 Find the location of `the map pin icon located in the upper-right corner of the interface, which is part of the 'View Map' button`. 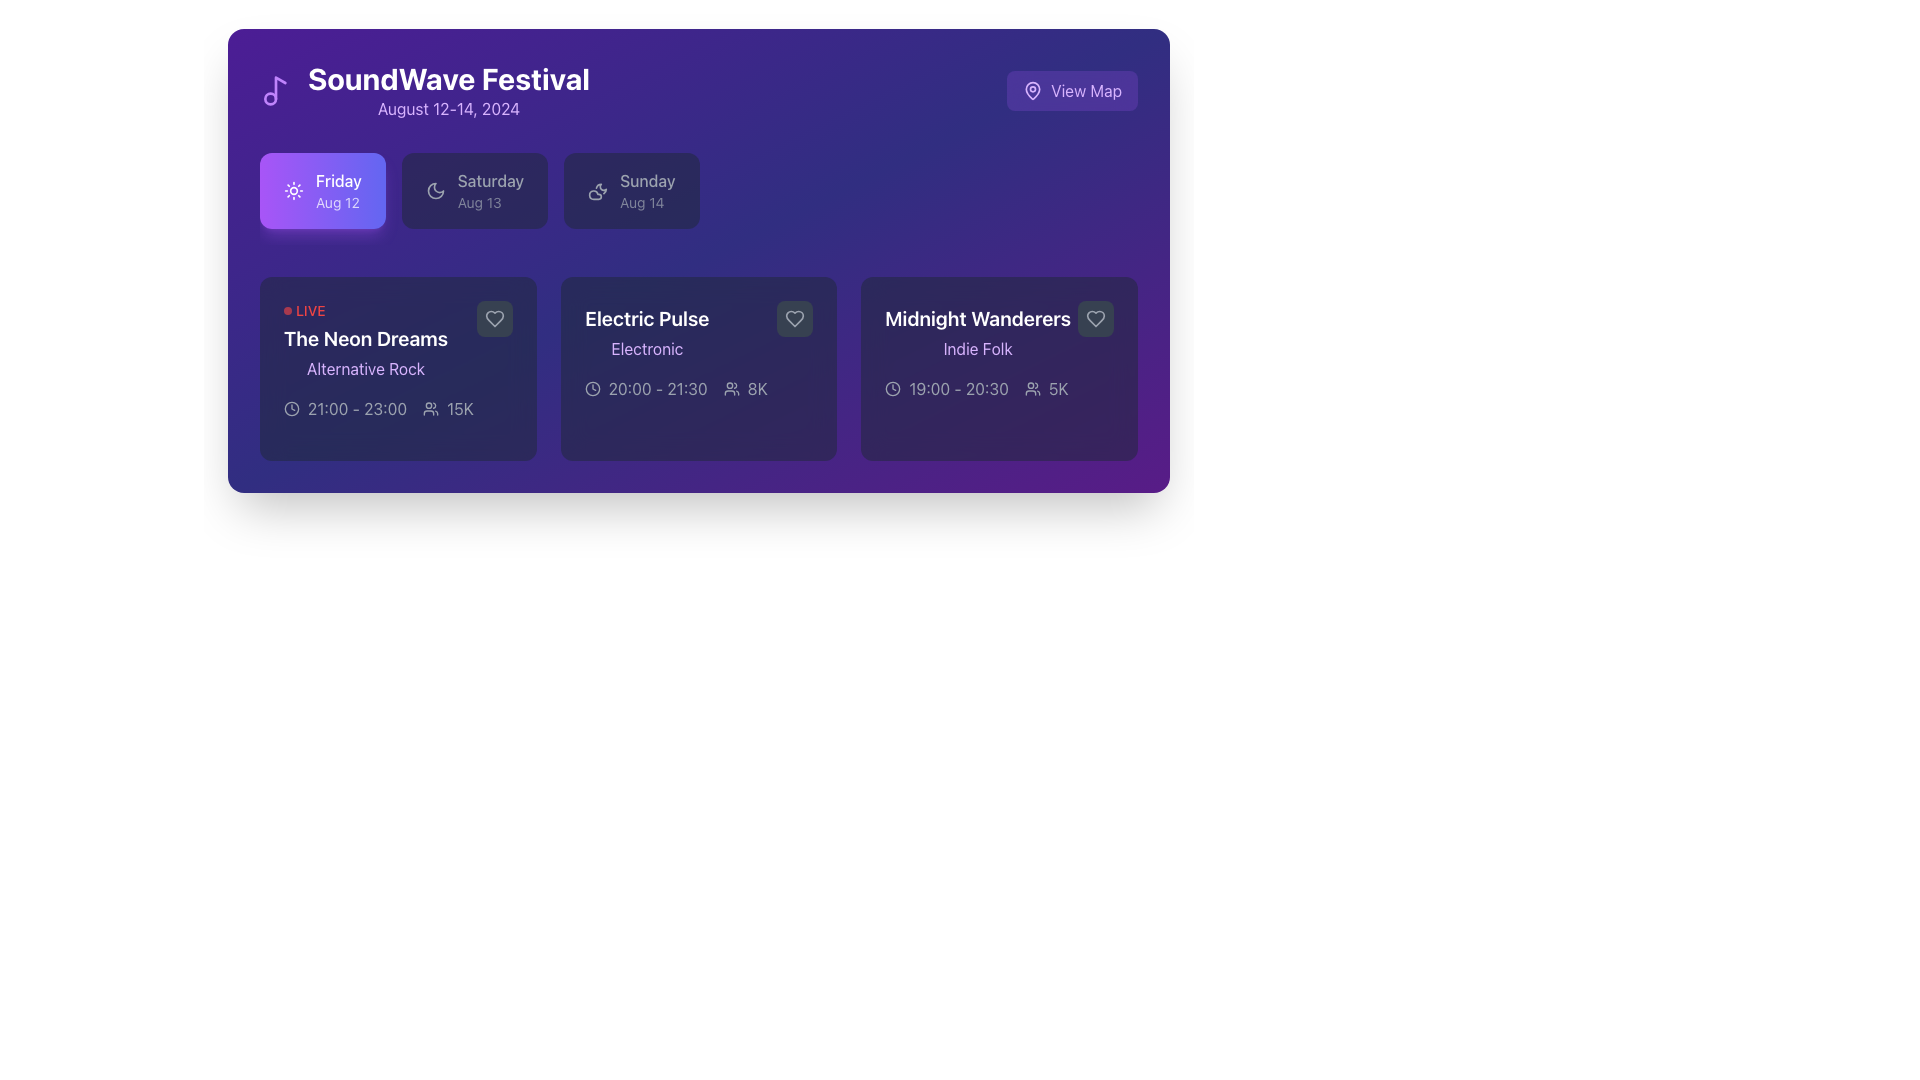

the map pin icon located in the upper-right corner of the interface, which is part of the 'View Map' button is located at coordinates (1033, 91).